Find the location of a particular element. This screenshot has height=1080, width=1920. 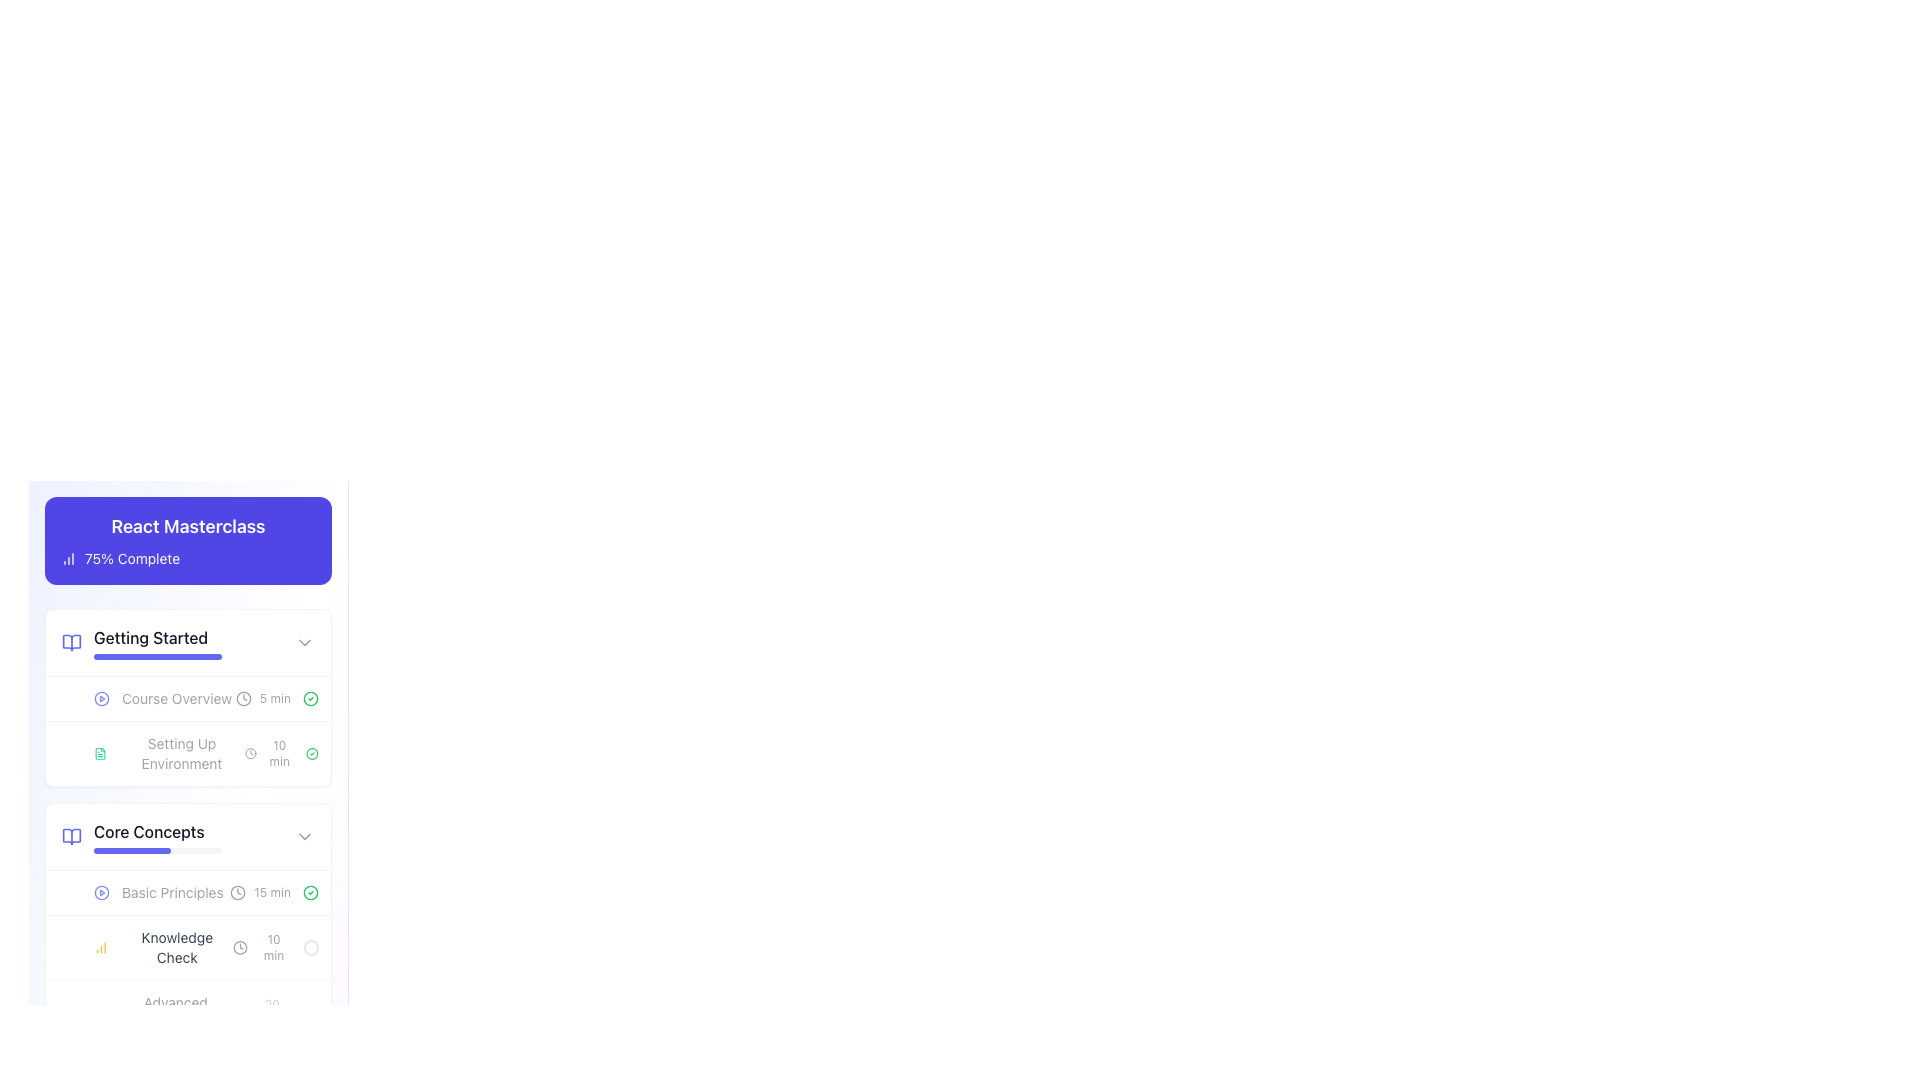

progress information from the text label that displays '75% Complete', which is styled in white text on a blue background and located near the title 'React Masterclass' is located at coordinates (131, 559).